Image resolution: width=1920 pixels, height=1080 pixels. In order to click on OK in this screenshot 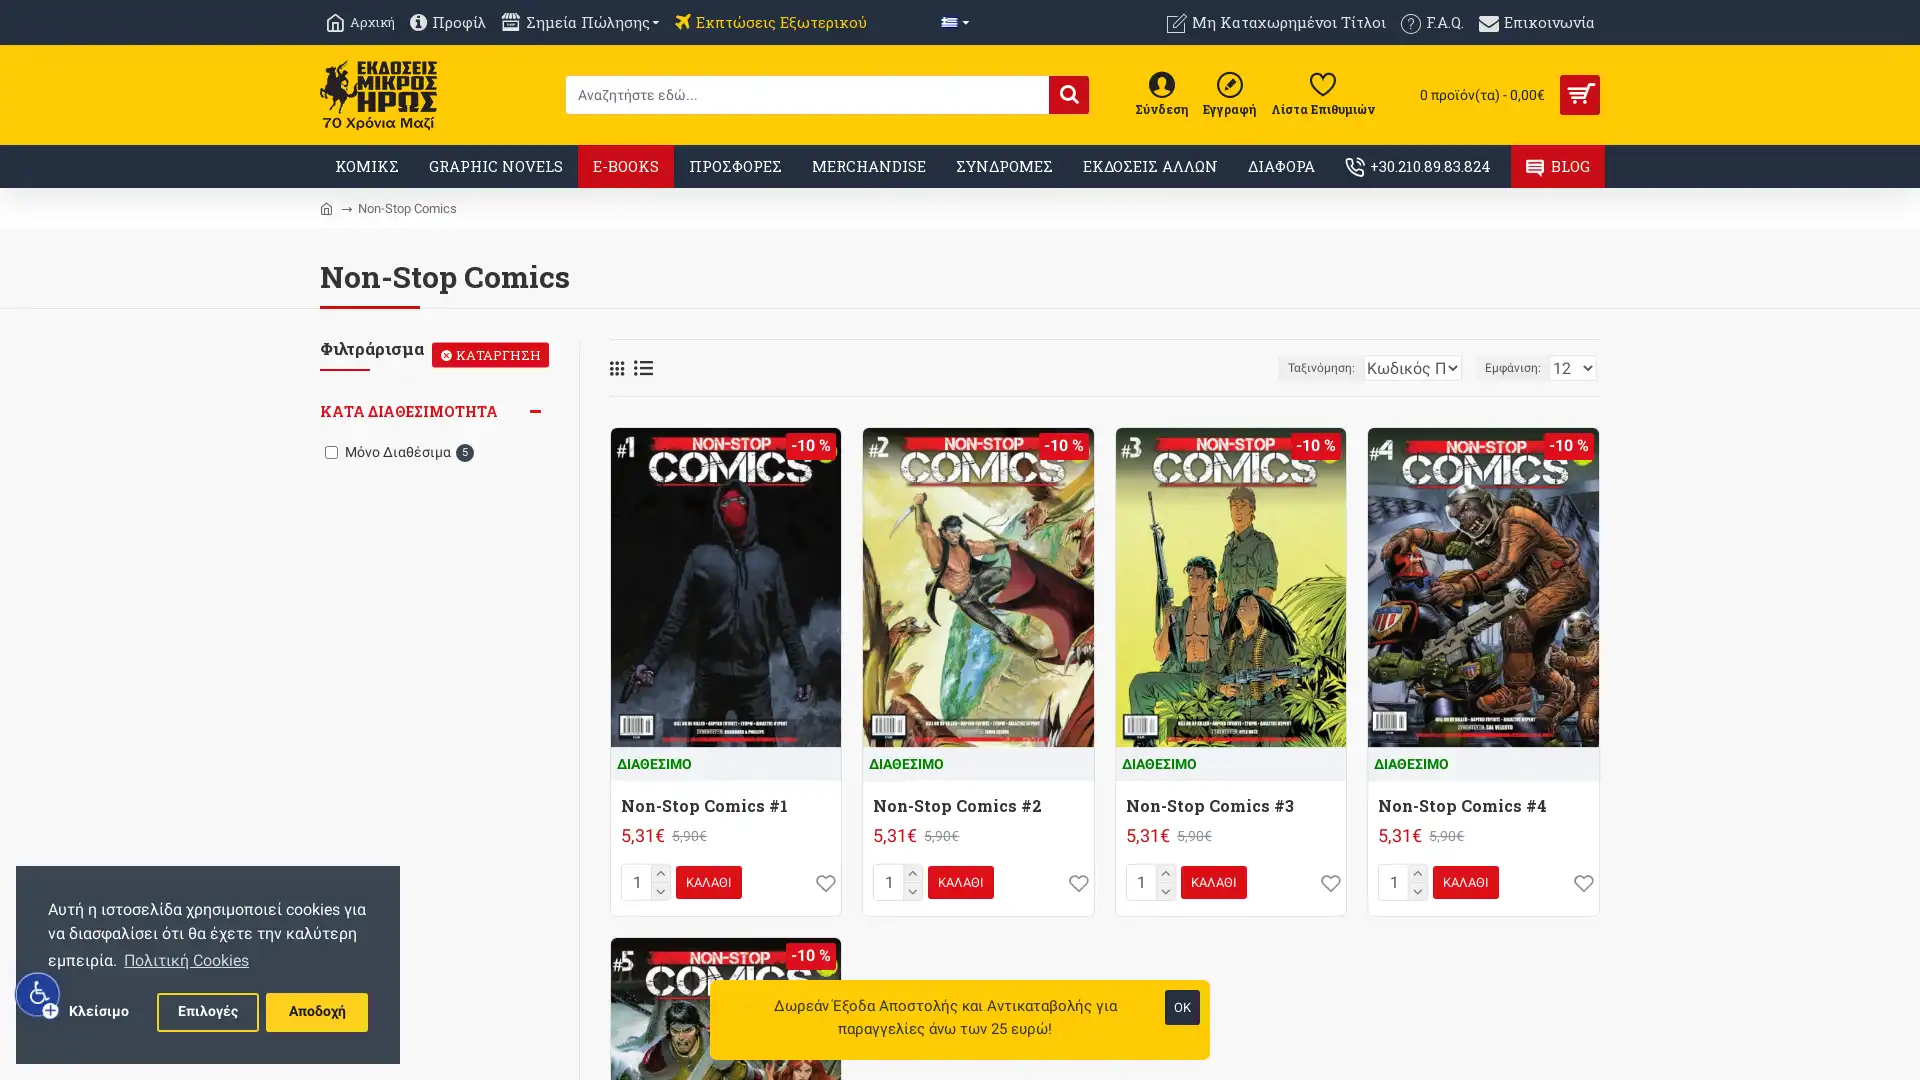, I will do `click(1182, 1007)`.